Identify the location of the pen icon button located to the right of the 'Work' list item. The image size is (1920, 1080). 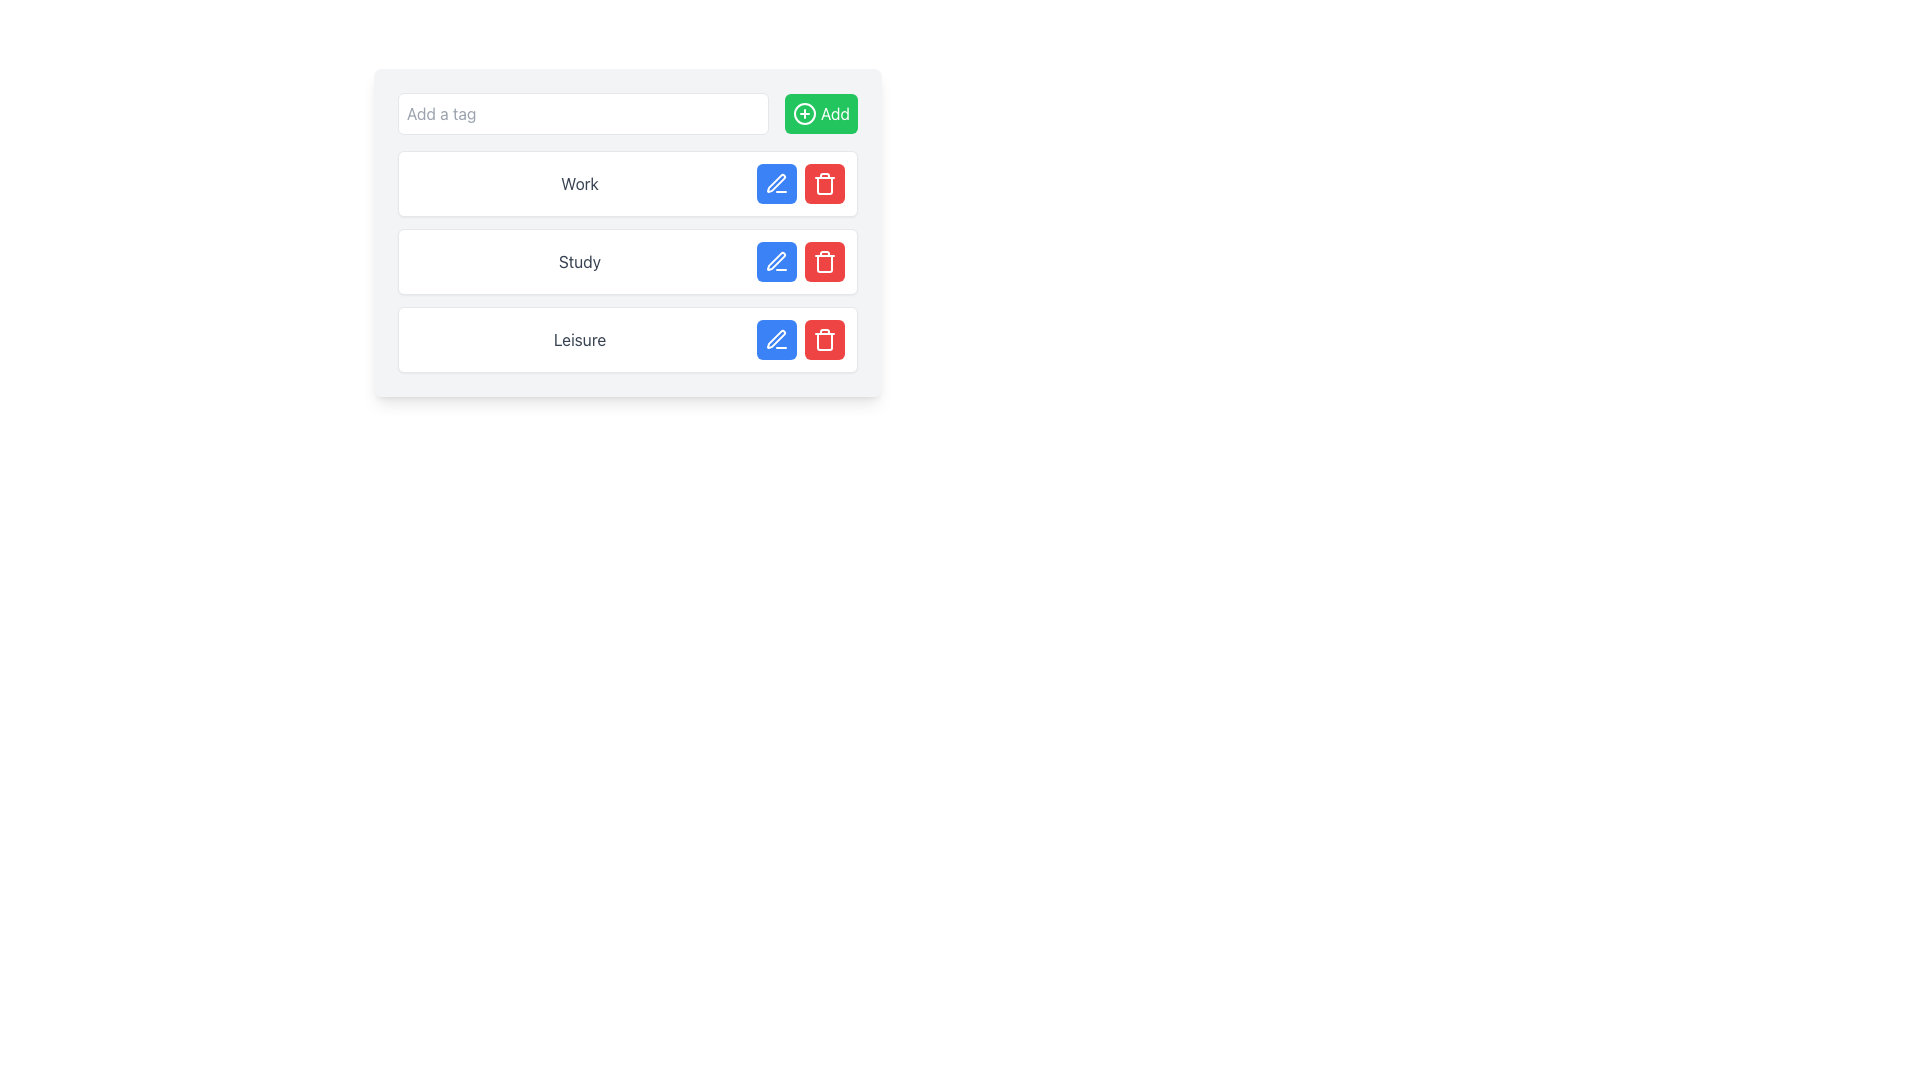
(775, 183).